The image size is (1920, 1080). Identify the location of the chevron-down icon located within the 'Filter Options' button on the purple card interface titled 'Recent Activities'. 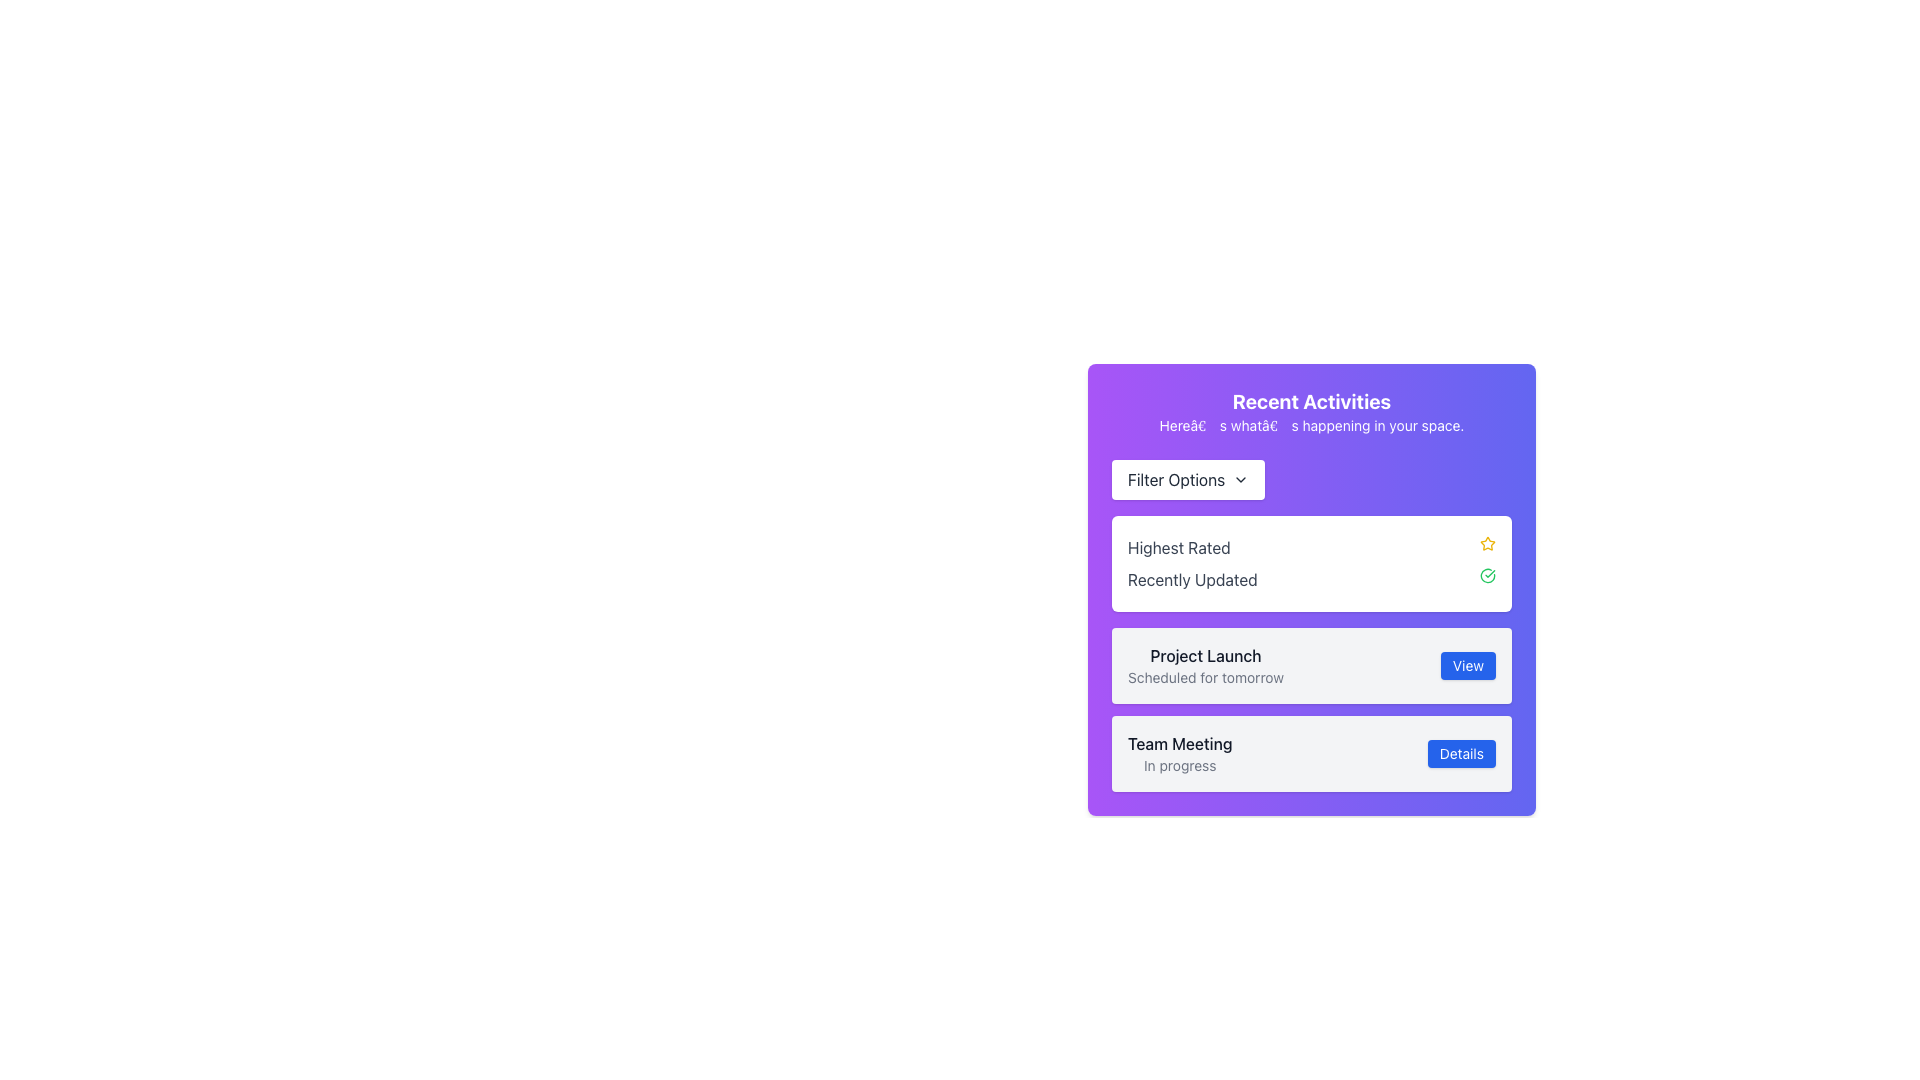
(1240, 479).